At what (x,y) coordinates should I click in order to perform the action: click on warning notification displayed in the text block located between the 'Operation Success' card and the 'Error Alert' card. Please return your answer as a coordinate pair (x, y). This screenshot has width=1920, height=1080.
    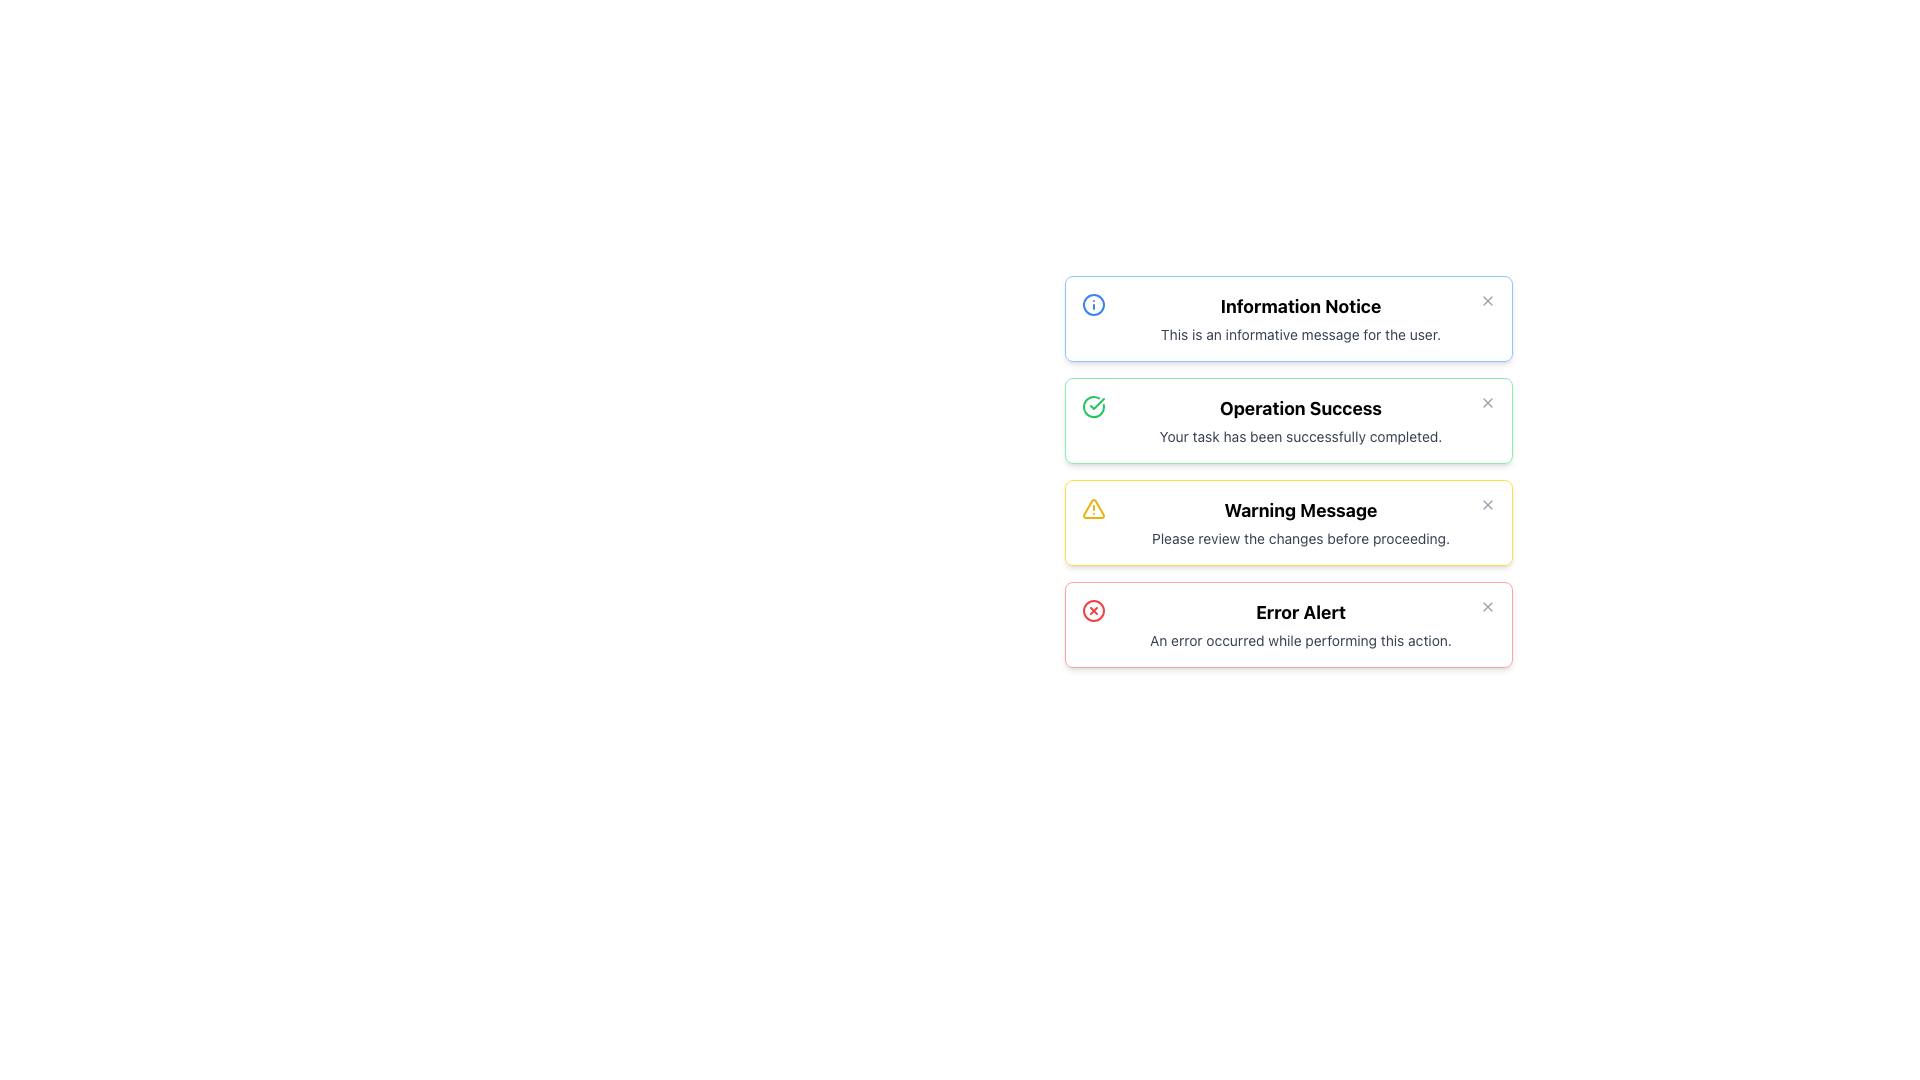
    Looking at the image, I should click on (1300, 522).